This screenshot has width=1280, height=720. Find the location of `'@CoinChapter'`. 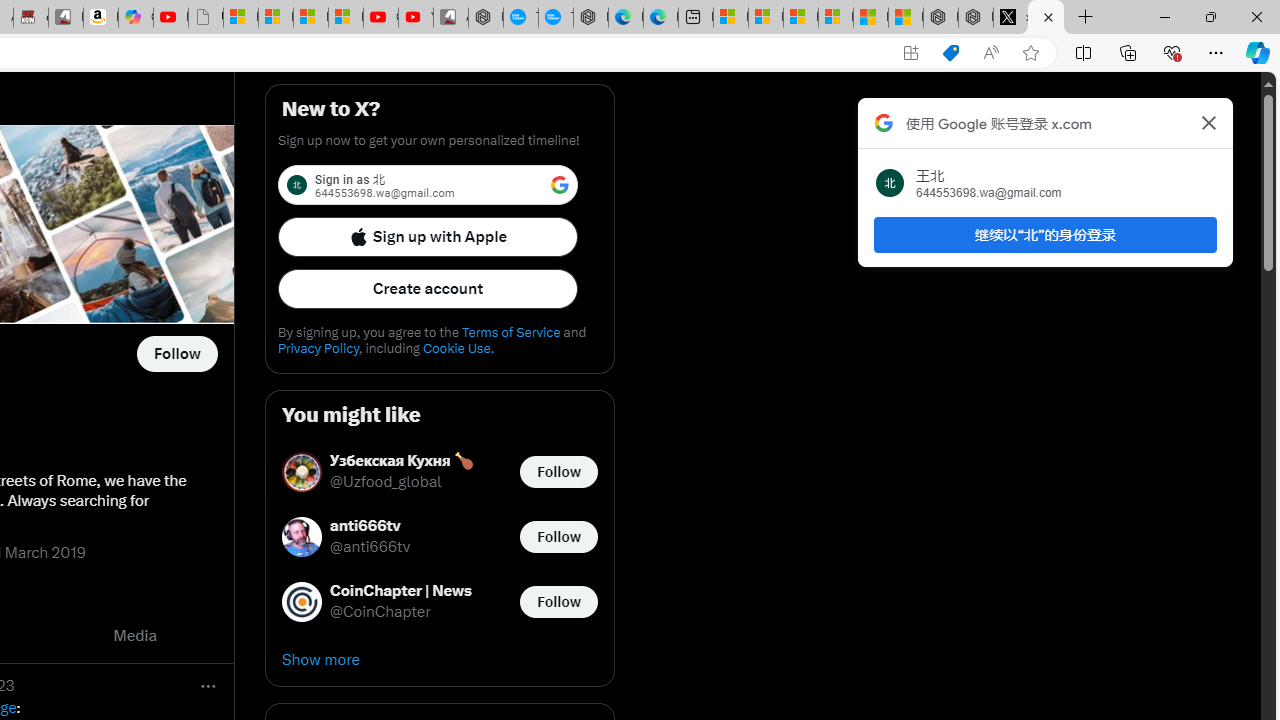

'@CoinChapter' is located at coordinates (380, 611).